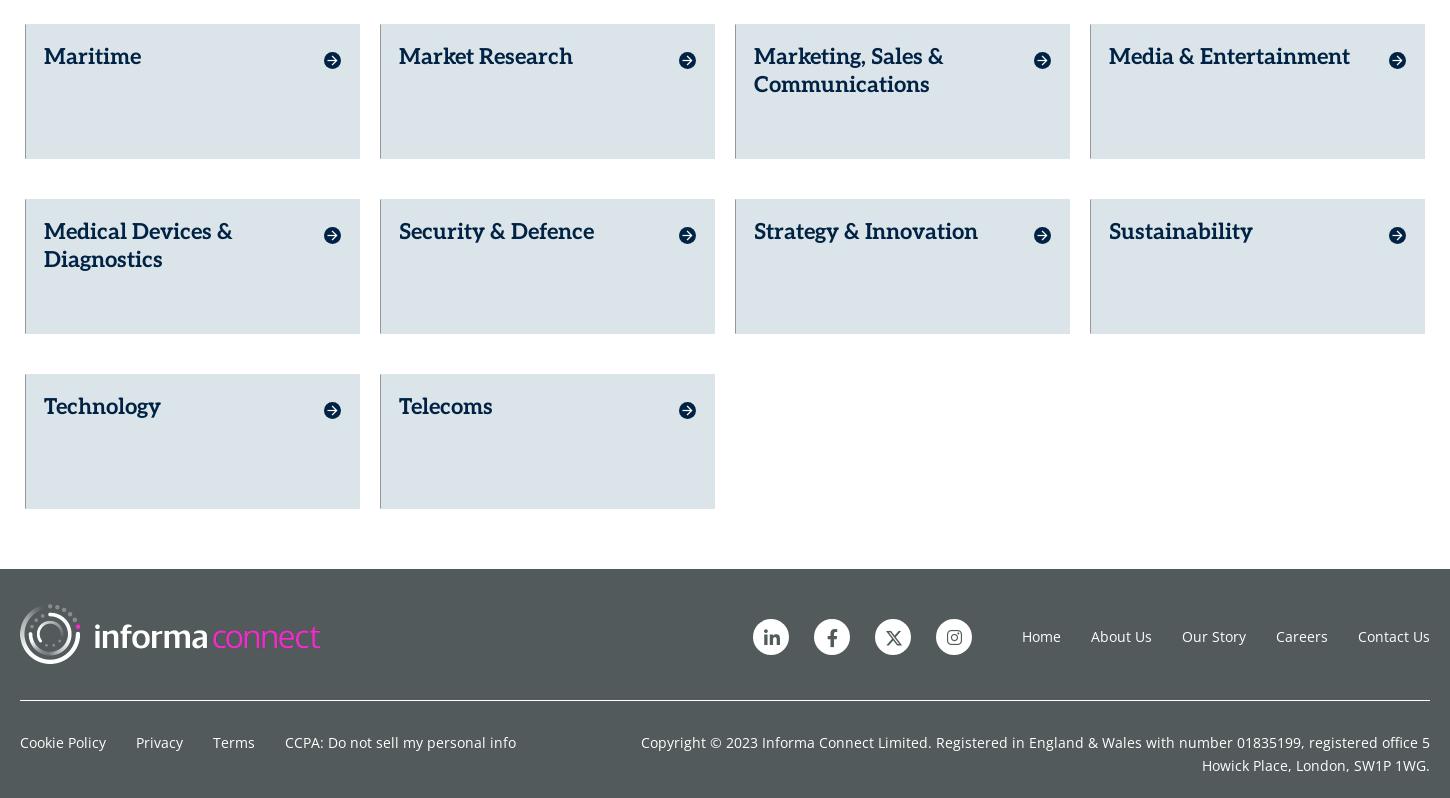 Image resolution: width=1450 pixels, height=798 pixels. I want to click on 'Maritime', so click(92, 48).